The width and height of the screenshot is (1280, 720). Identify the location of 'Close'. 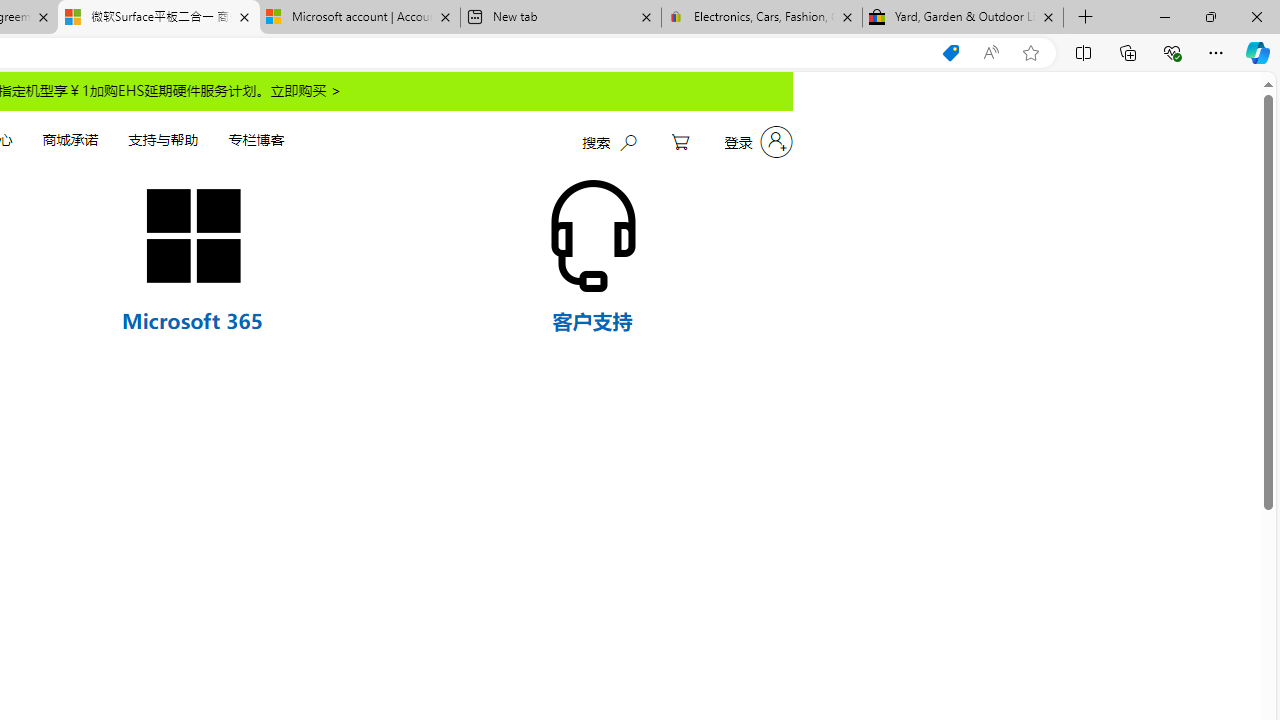
(1255, 16).